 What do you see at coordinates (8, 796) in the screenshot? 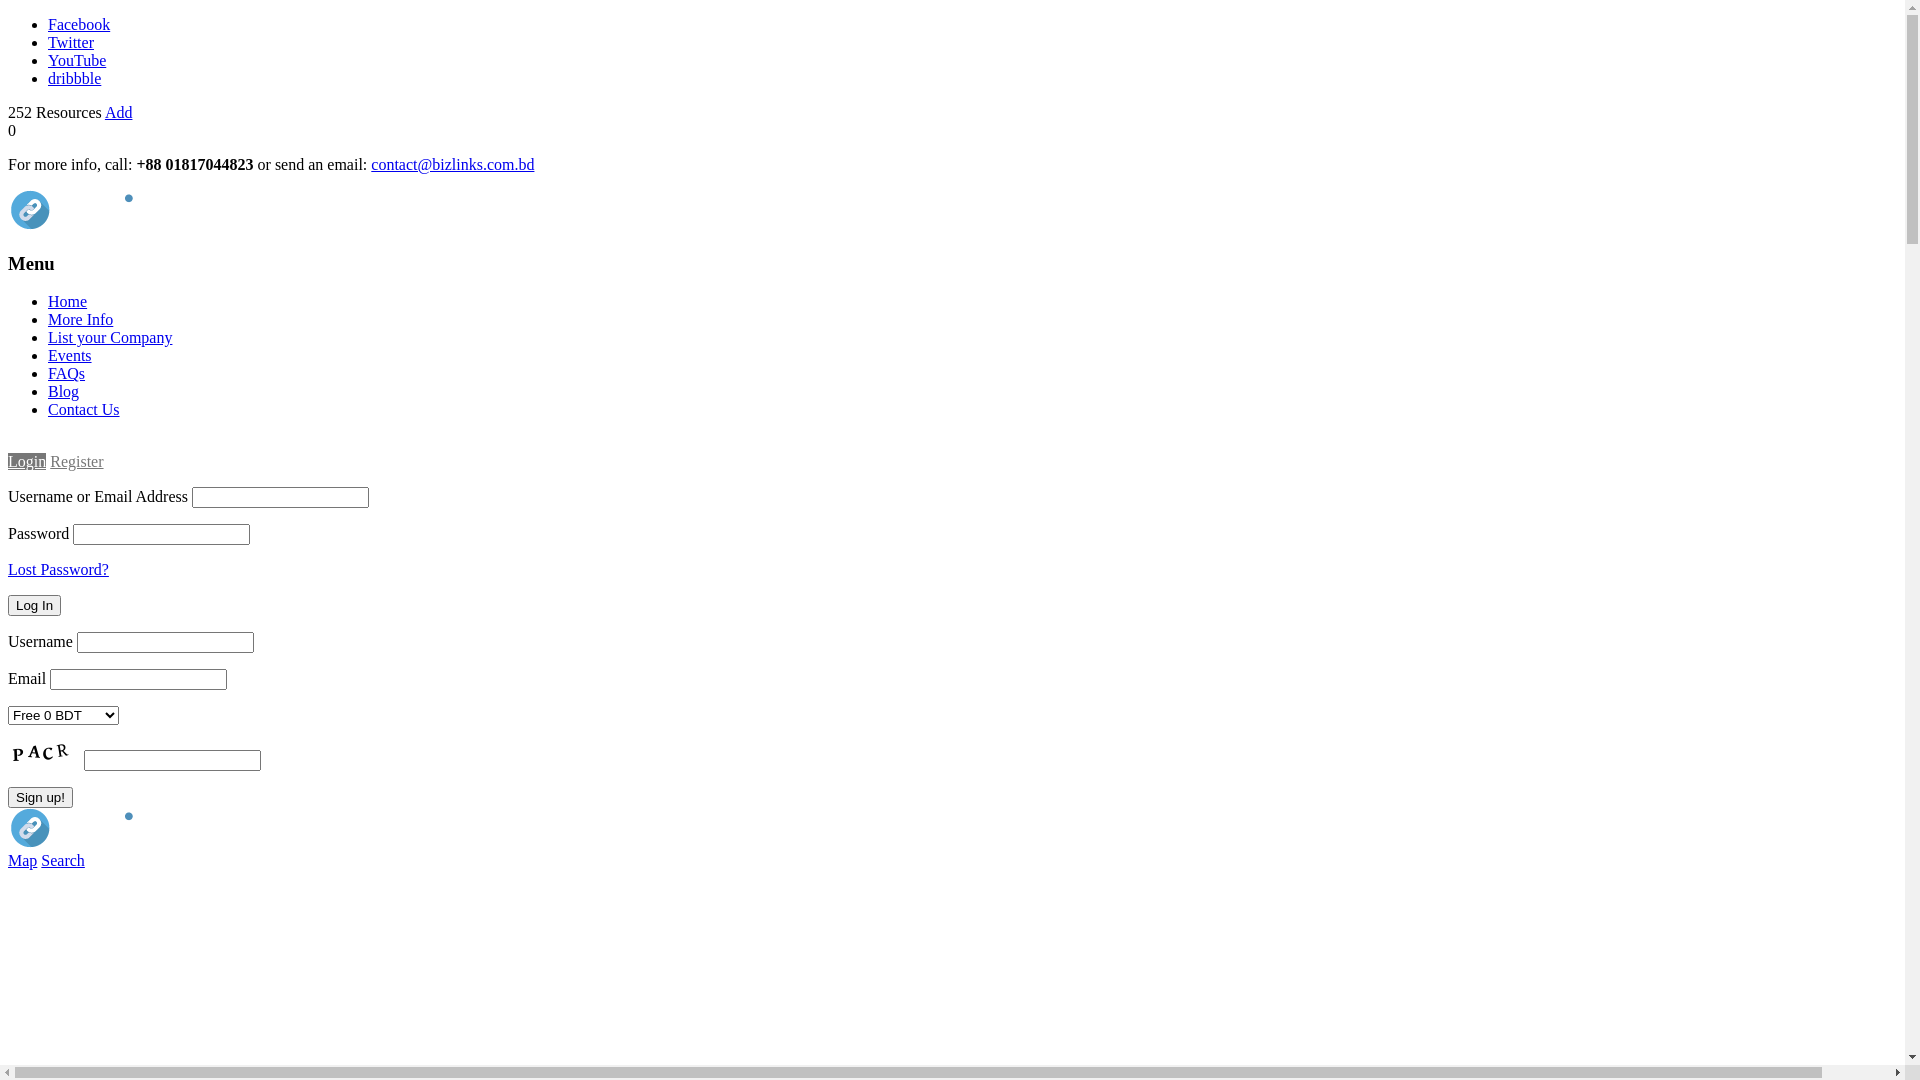
I see `'Sign up!'` at bounding box center [8, 796].